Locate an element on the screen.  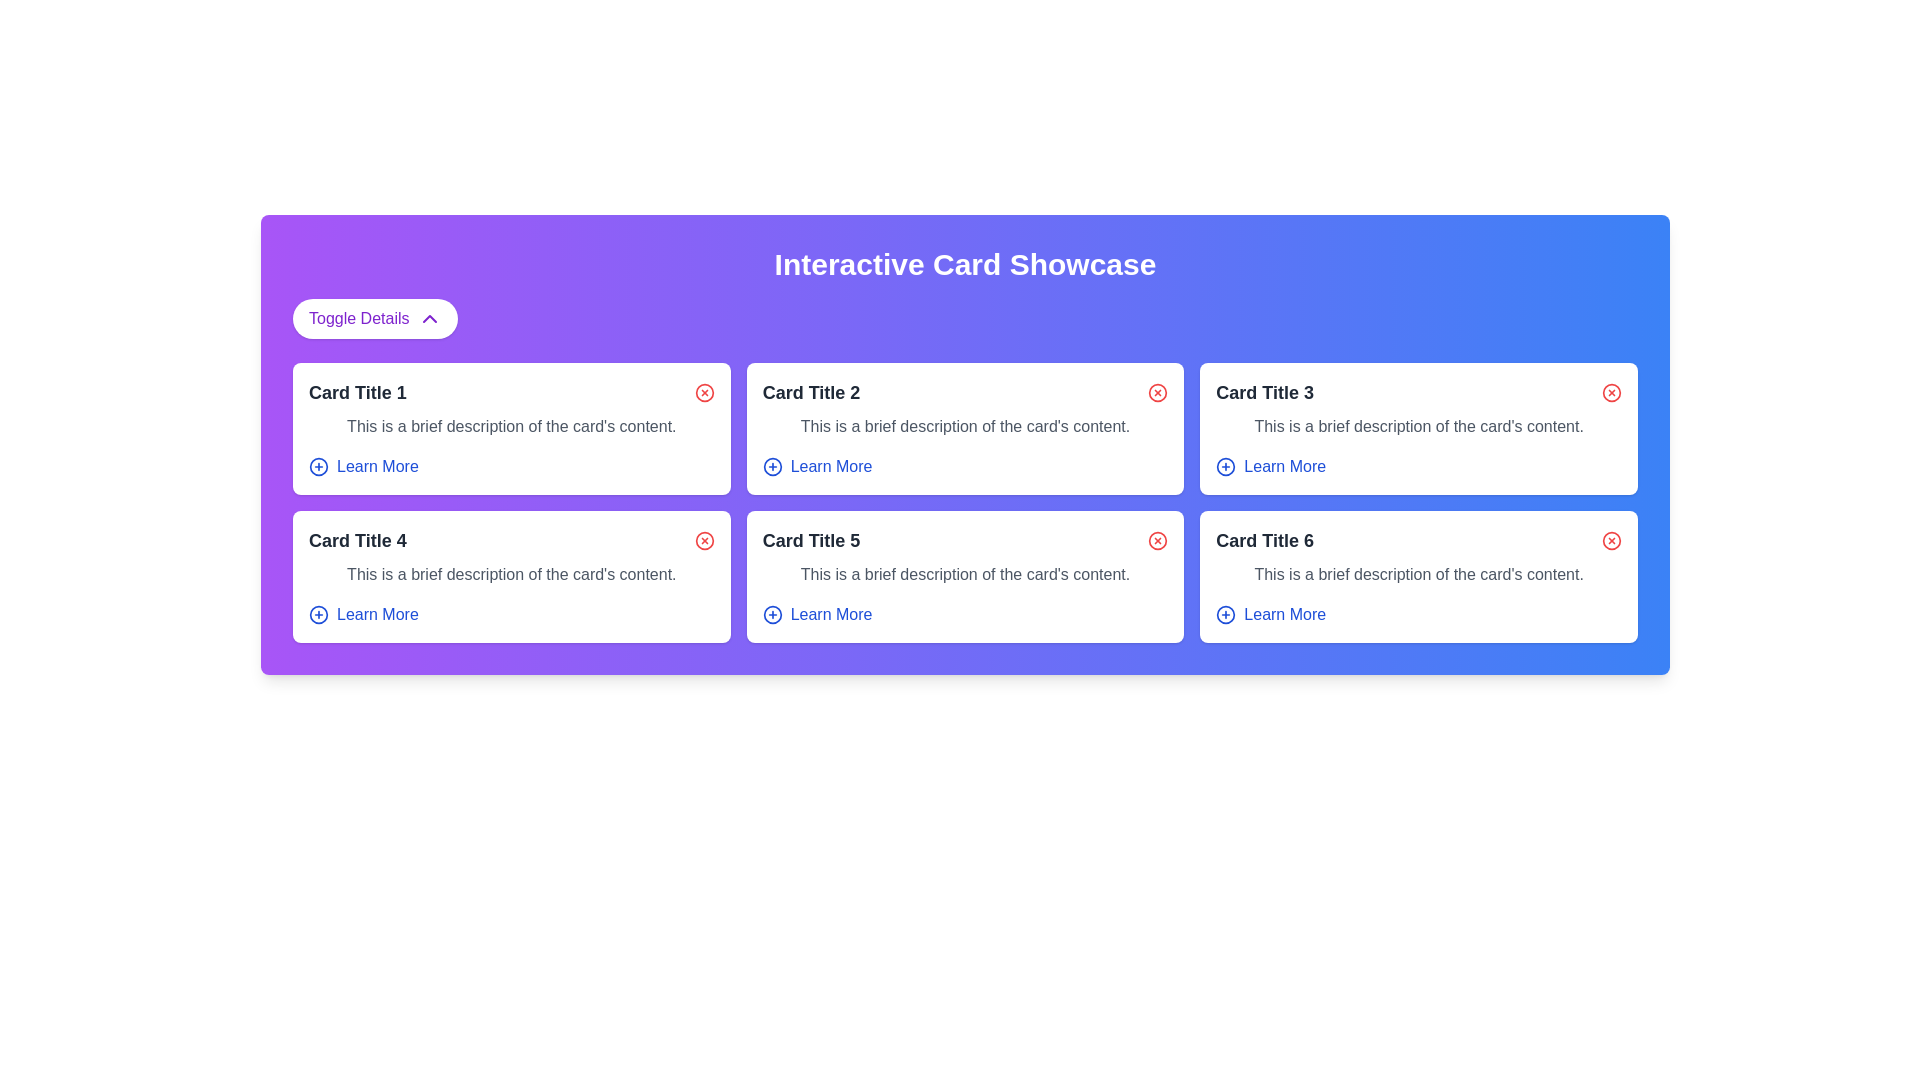
the Close or delete icon located in the top-right corner of the card labeled 'Card Title 3' to observe any hover effects is located at coordinates (1612, 393).